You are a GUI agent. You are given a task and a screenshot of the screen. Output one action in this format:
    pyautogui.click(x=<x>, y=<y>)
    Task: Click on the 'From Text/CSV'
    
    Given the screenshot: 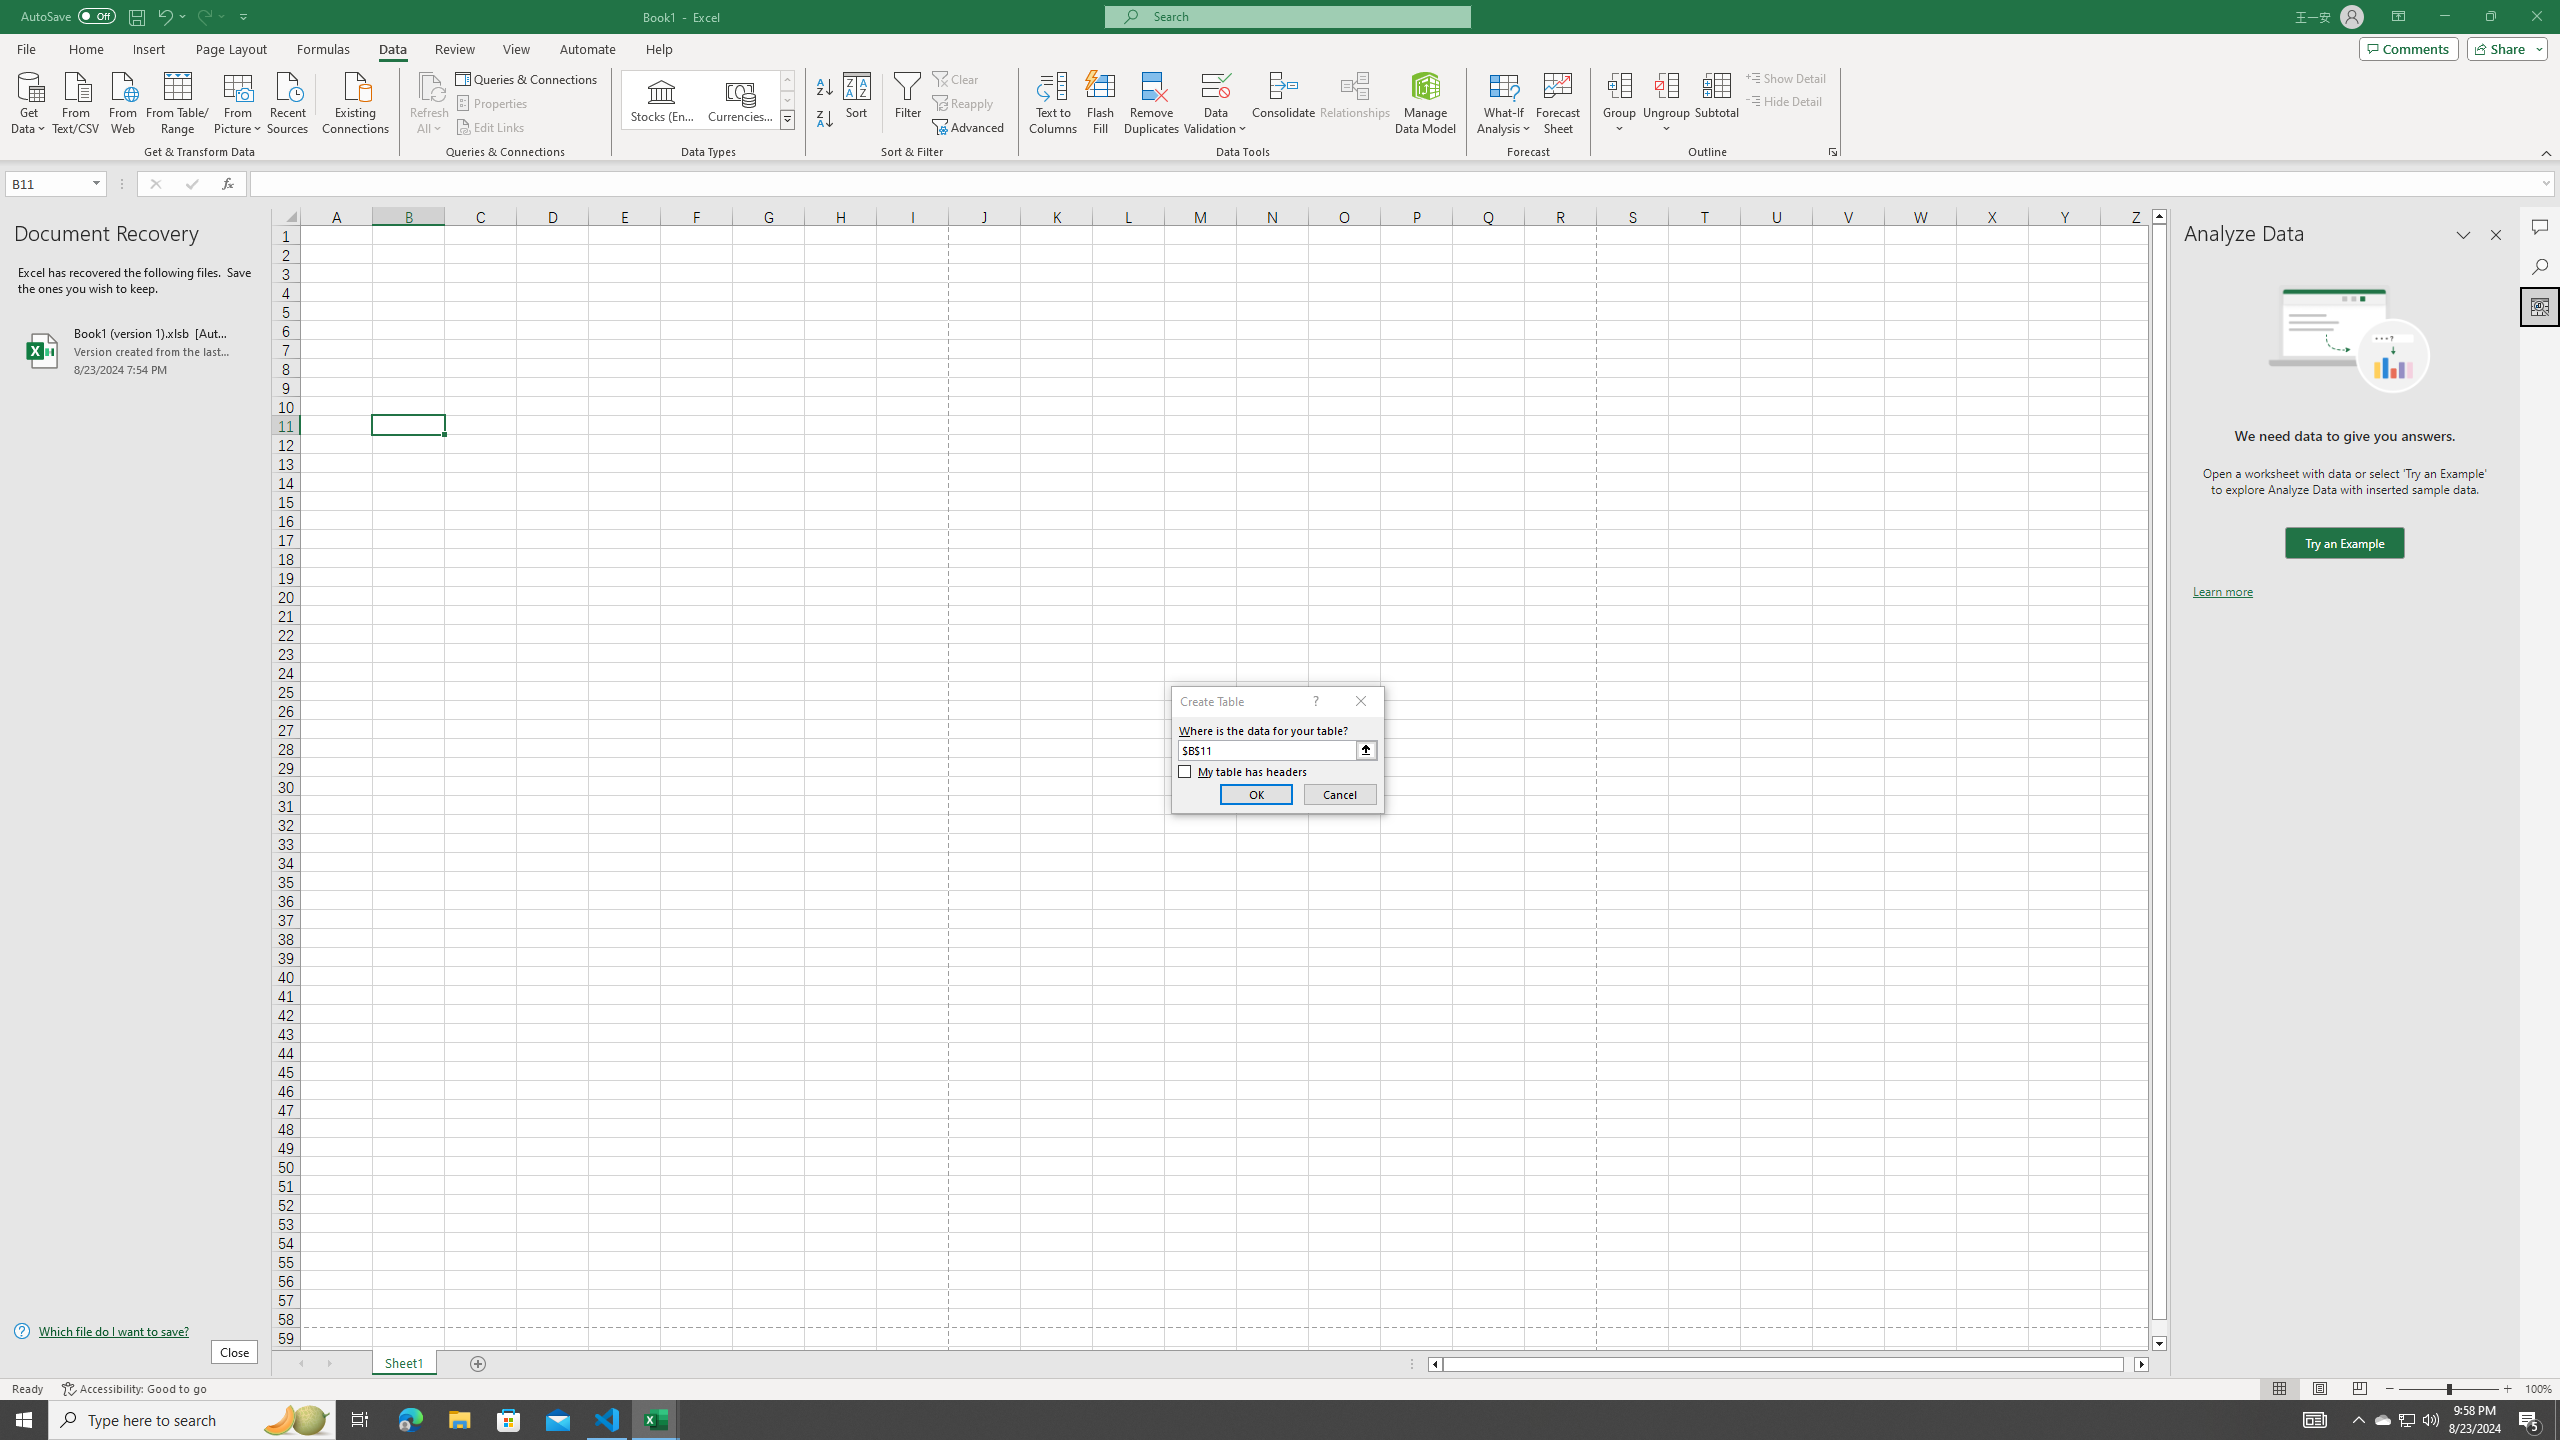 What is the action you would take?
    pyautogui.click(x=76, y=100)
    